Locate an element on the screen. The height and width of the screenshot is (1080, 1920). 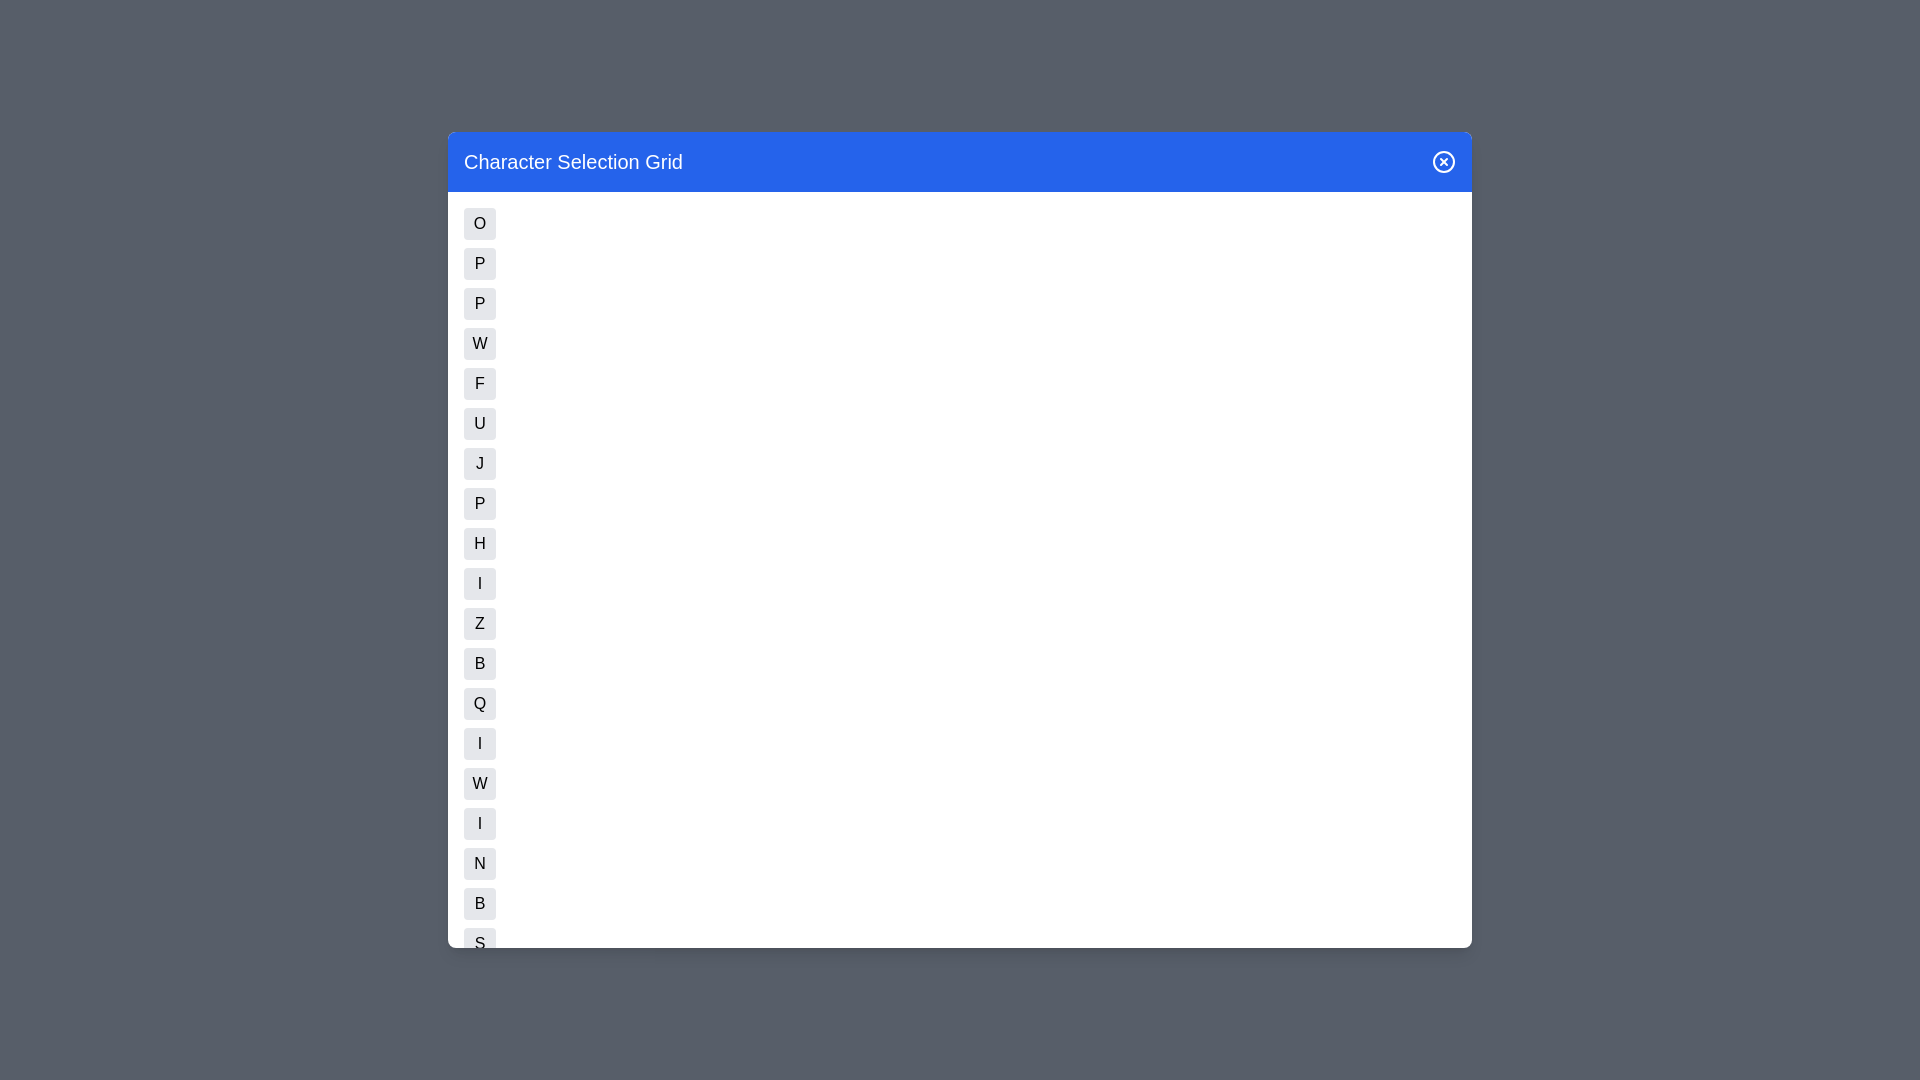
the button corresponding to character H is located at coordinates (480, 543).